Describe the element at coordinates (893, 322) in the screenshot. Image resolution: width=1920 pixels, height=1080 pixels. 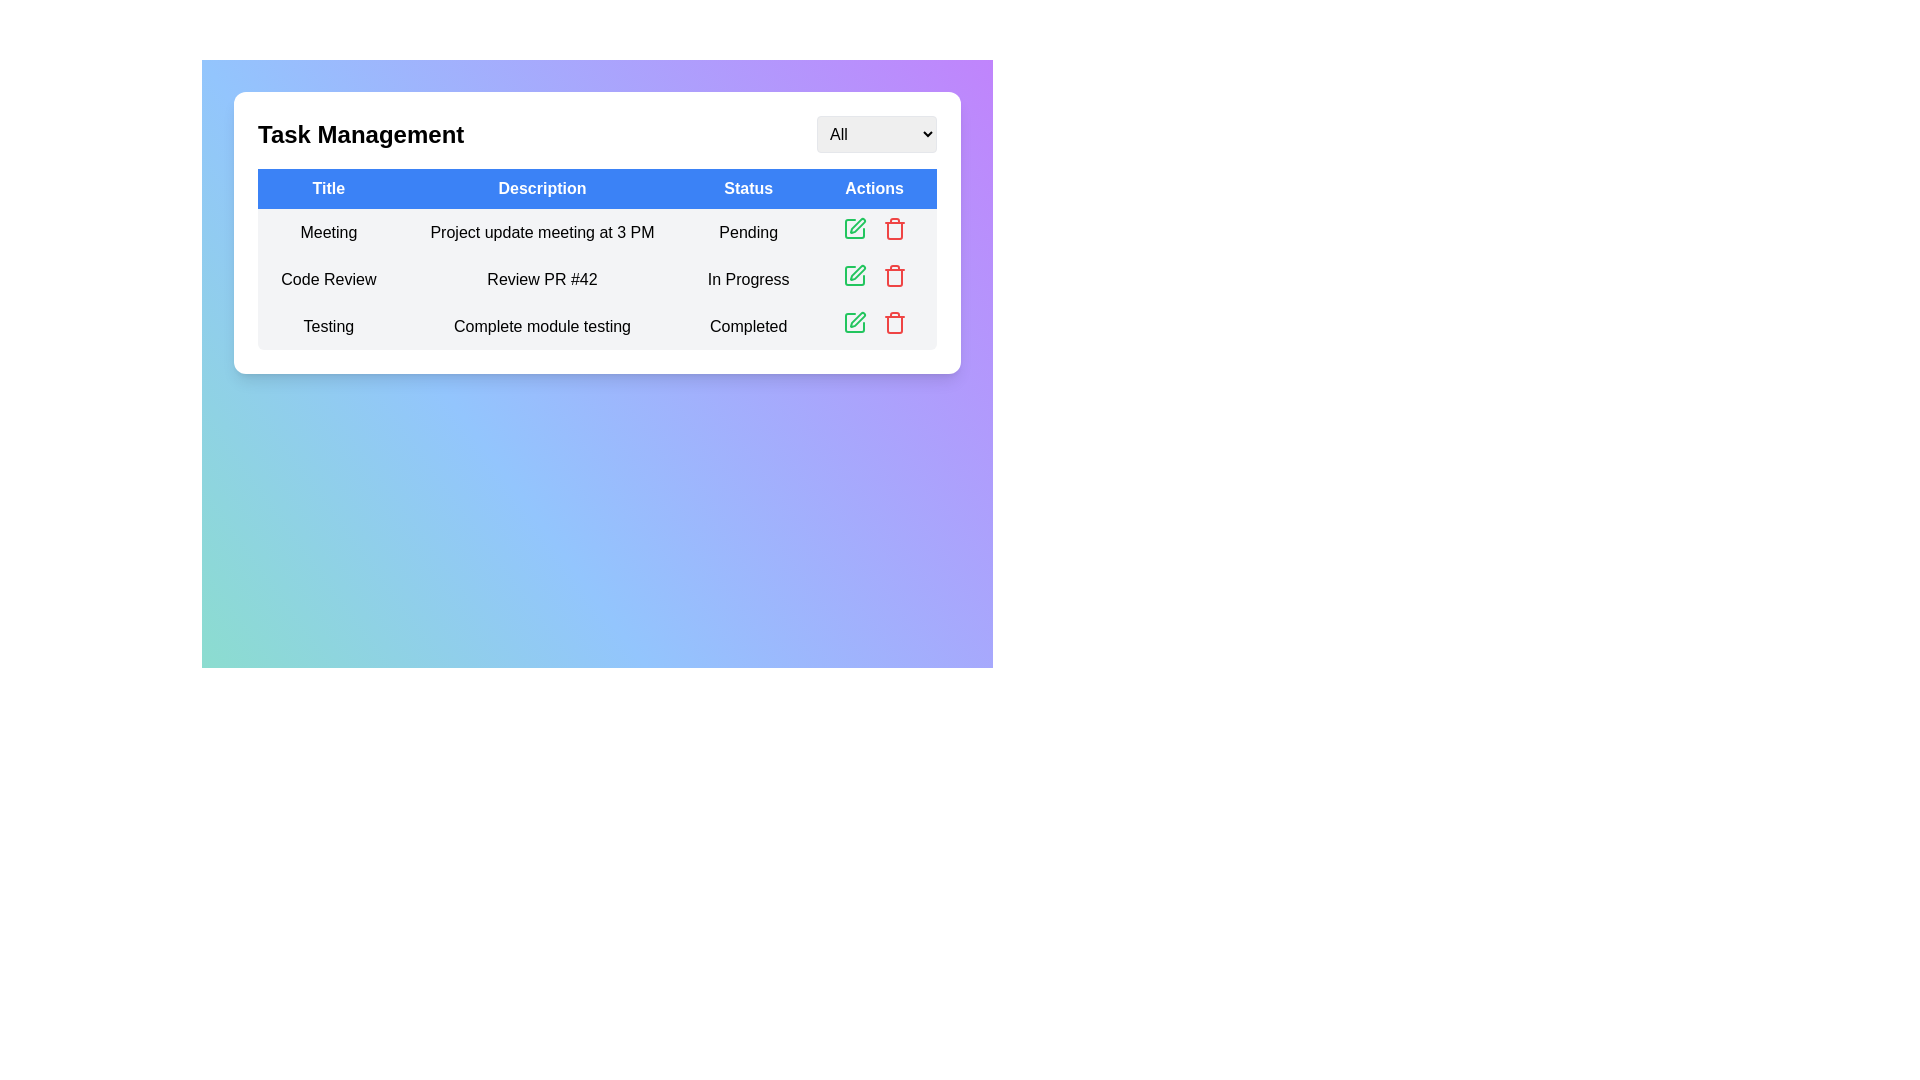
I see `the red trash bin icon in the third row of the 'Actions' column` at that location.